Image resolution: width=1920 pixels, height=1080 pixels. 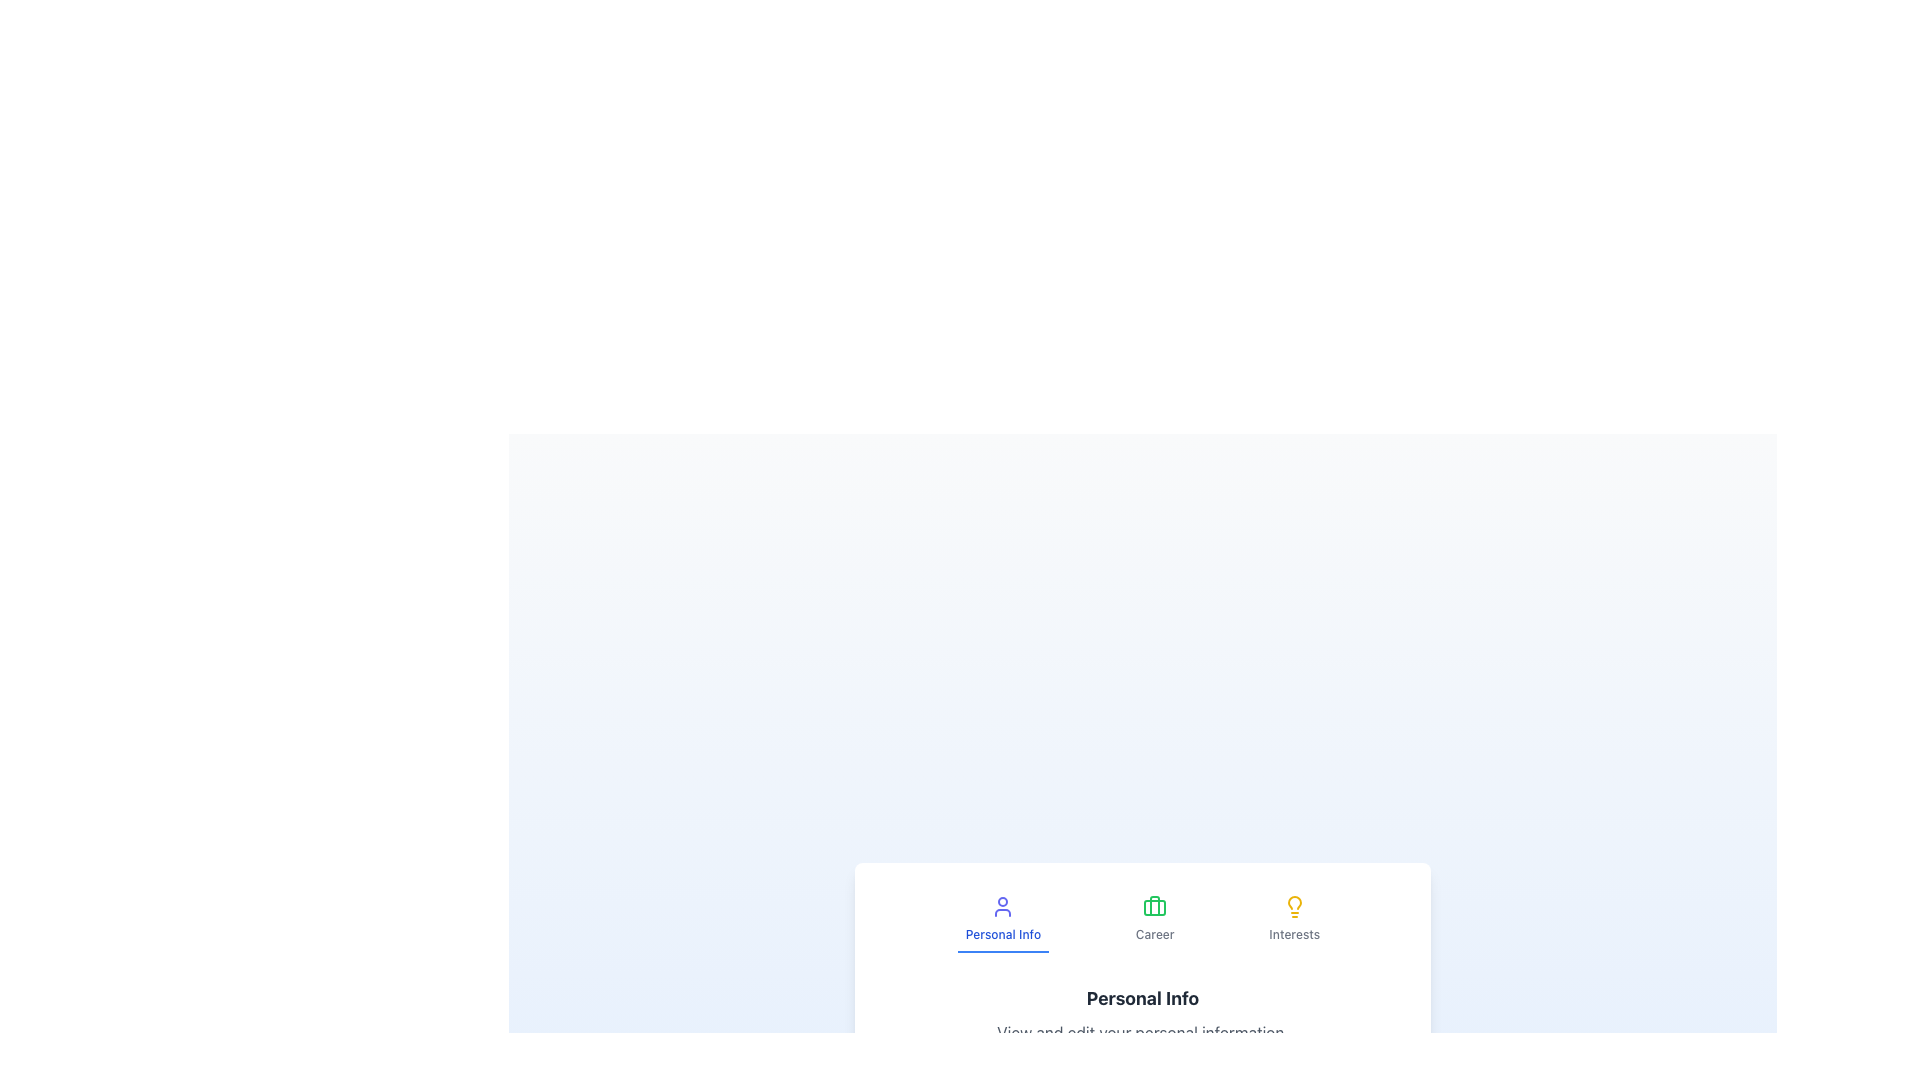 What do you see at coordinates (1294, 902) in the screenshot?
I see `the yellow bulb icon` at bounding box center [1294, 902].